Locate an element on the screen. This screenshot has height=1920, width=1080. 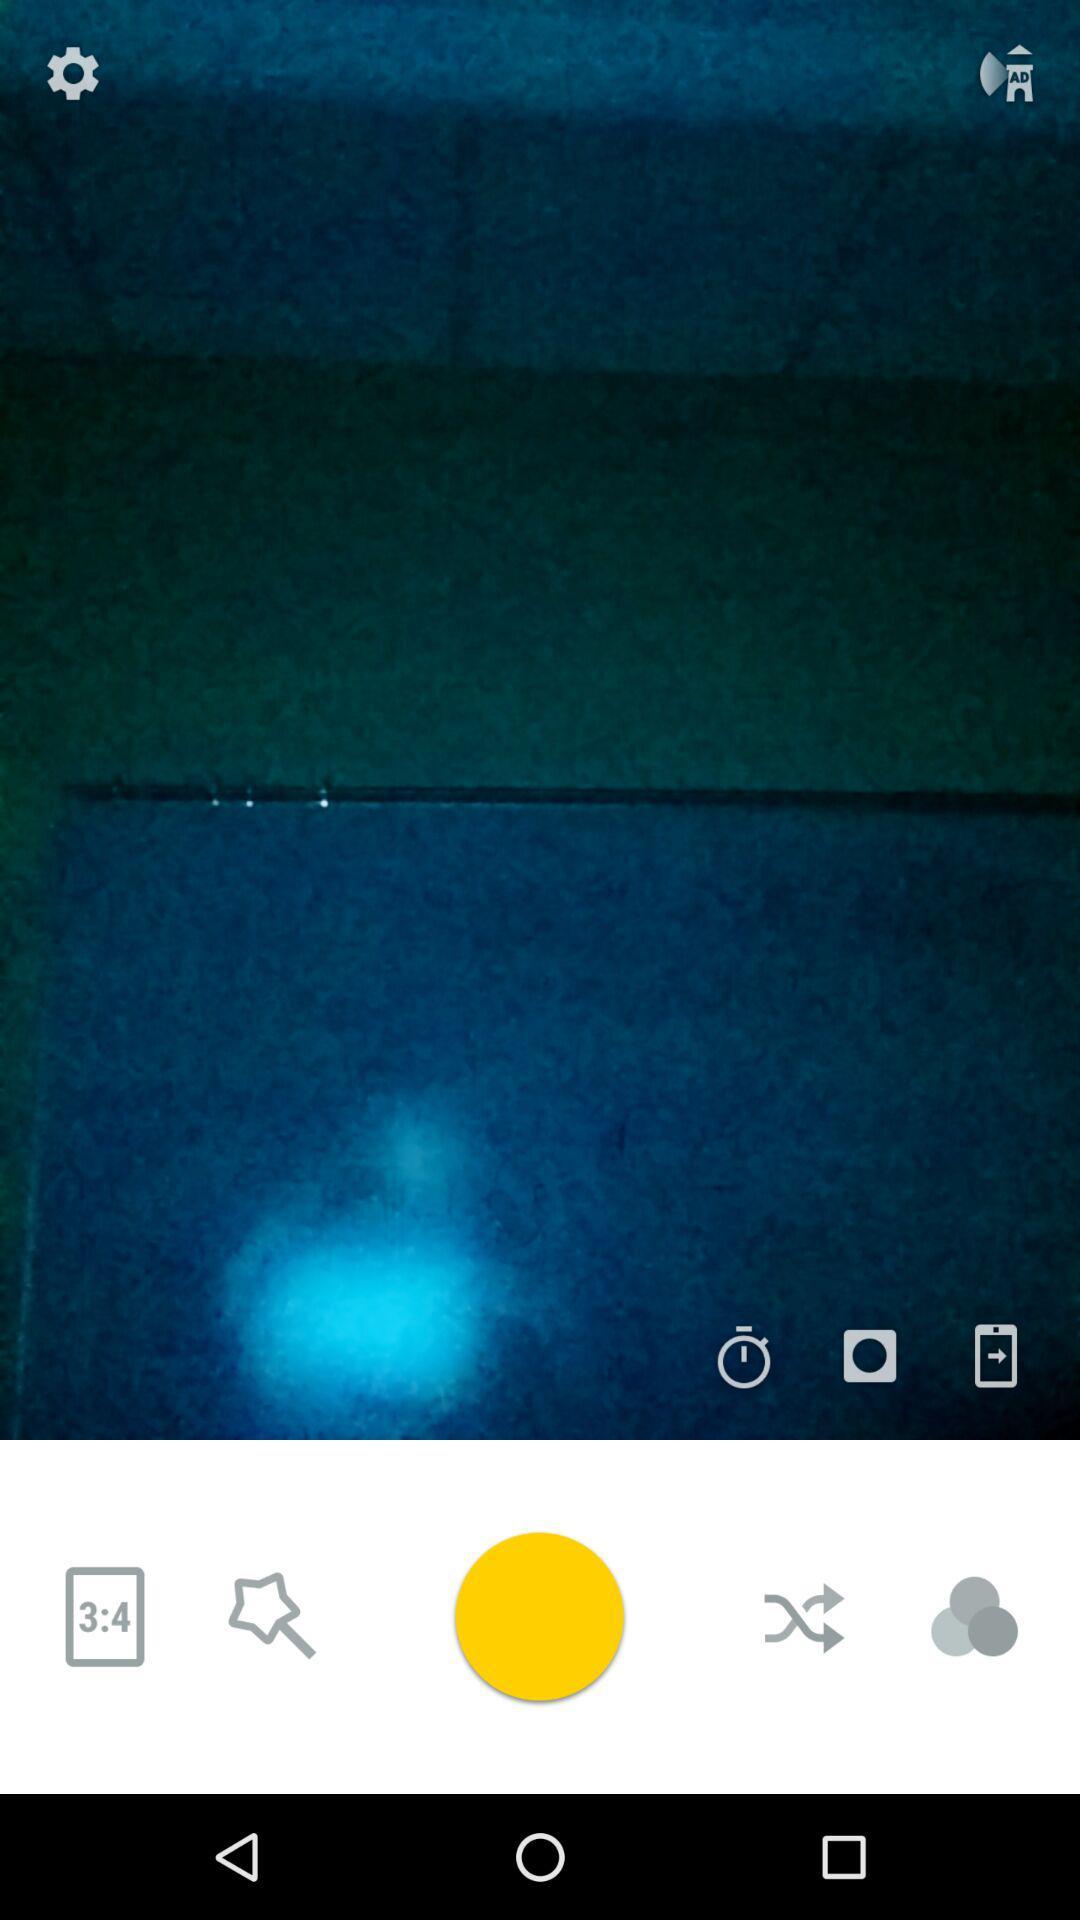
the photo icon is located at coordinates (848, 1356).